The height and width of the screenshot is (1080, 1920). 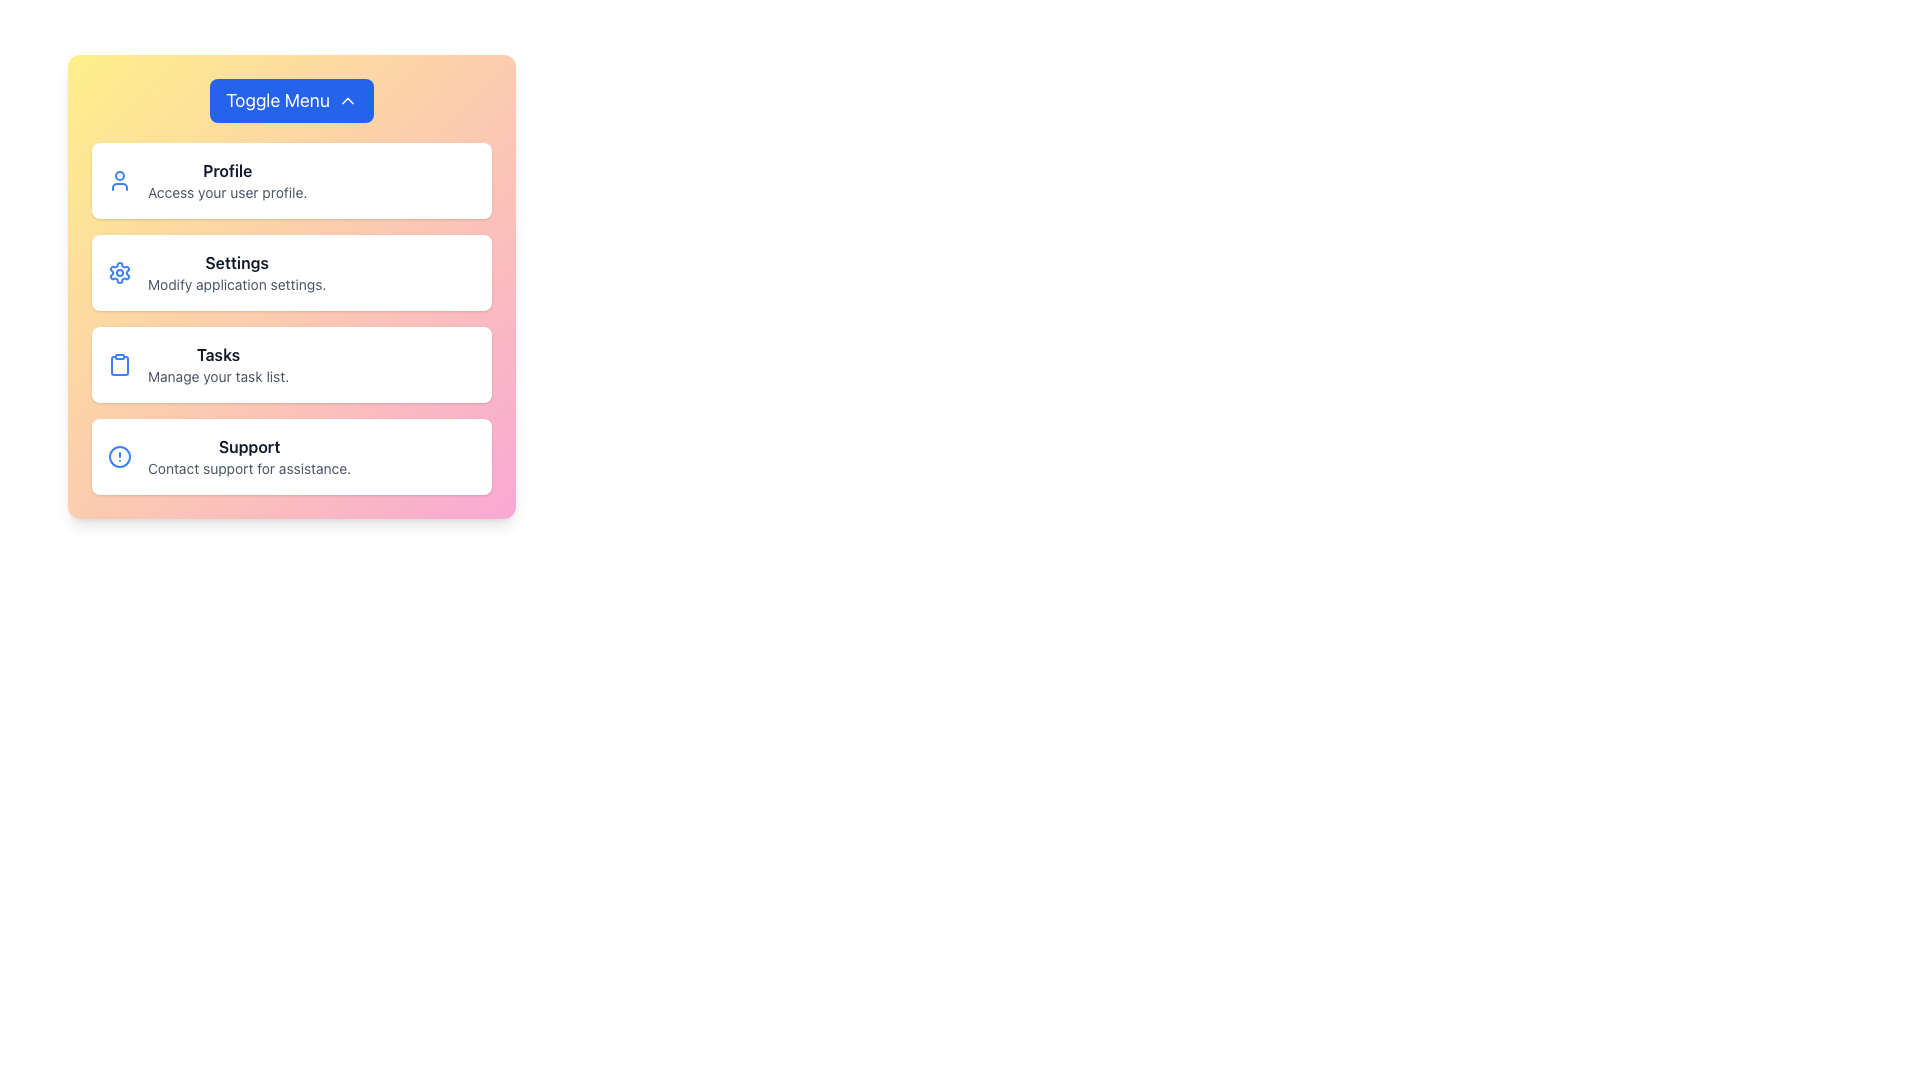 What do you see at coordinates (218, 365) in the screenshot?
I see `the information presented by the 'Tasks' label in the menu, which describes the task management functionality` at bounding box center [218, 365].